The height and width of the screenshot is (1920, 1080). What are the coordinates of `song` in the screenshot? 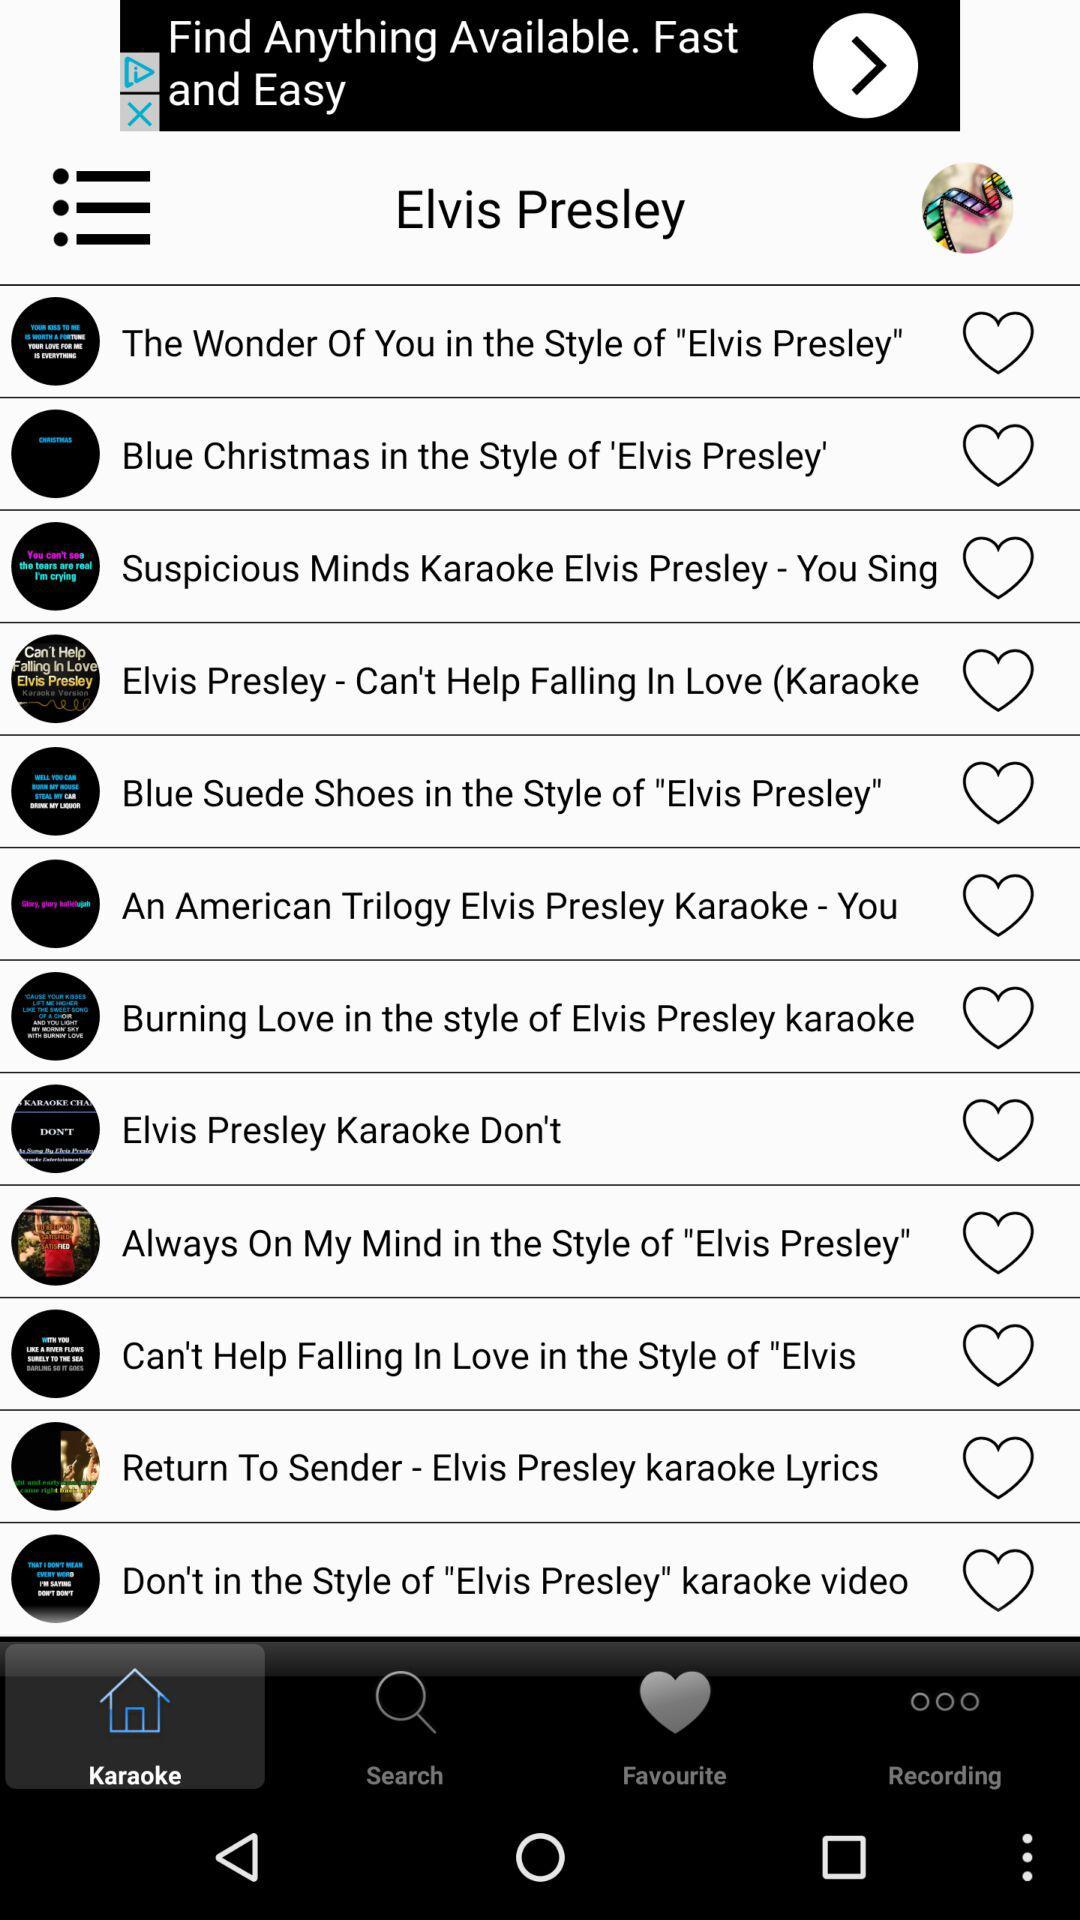 It's located at (998, 790).